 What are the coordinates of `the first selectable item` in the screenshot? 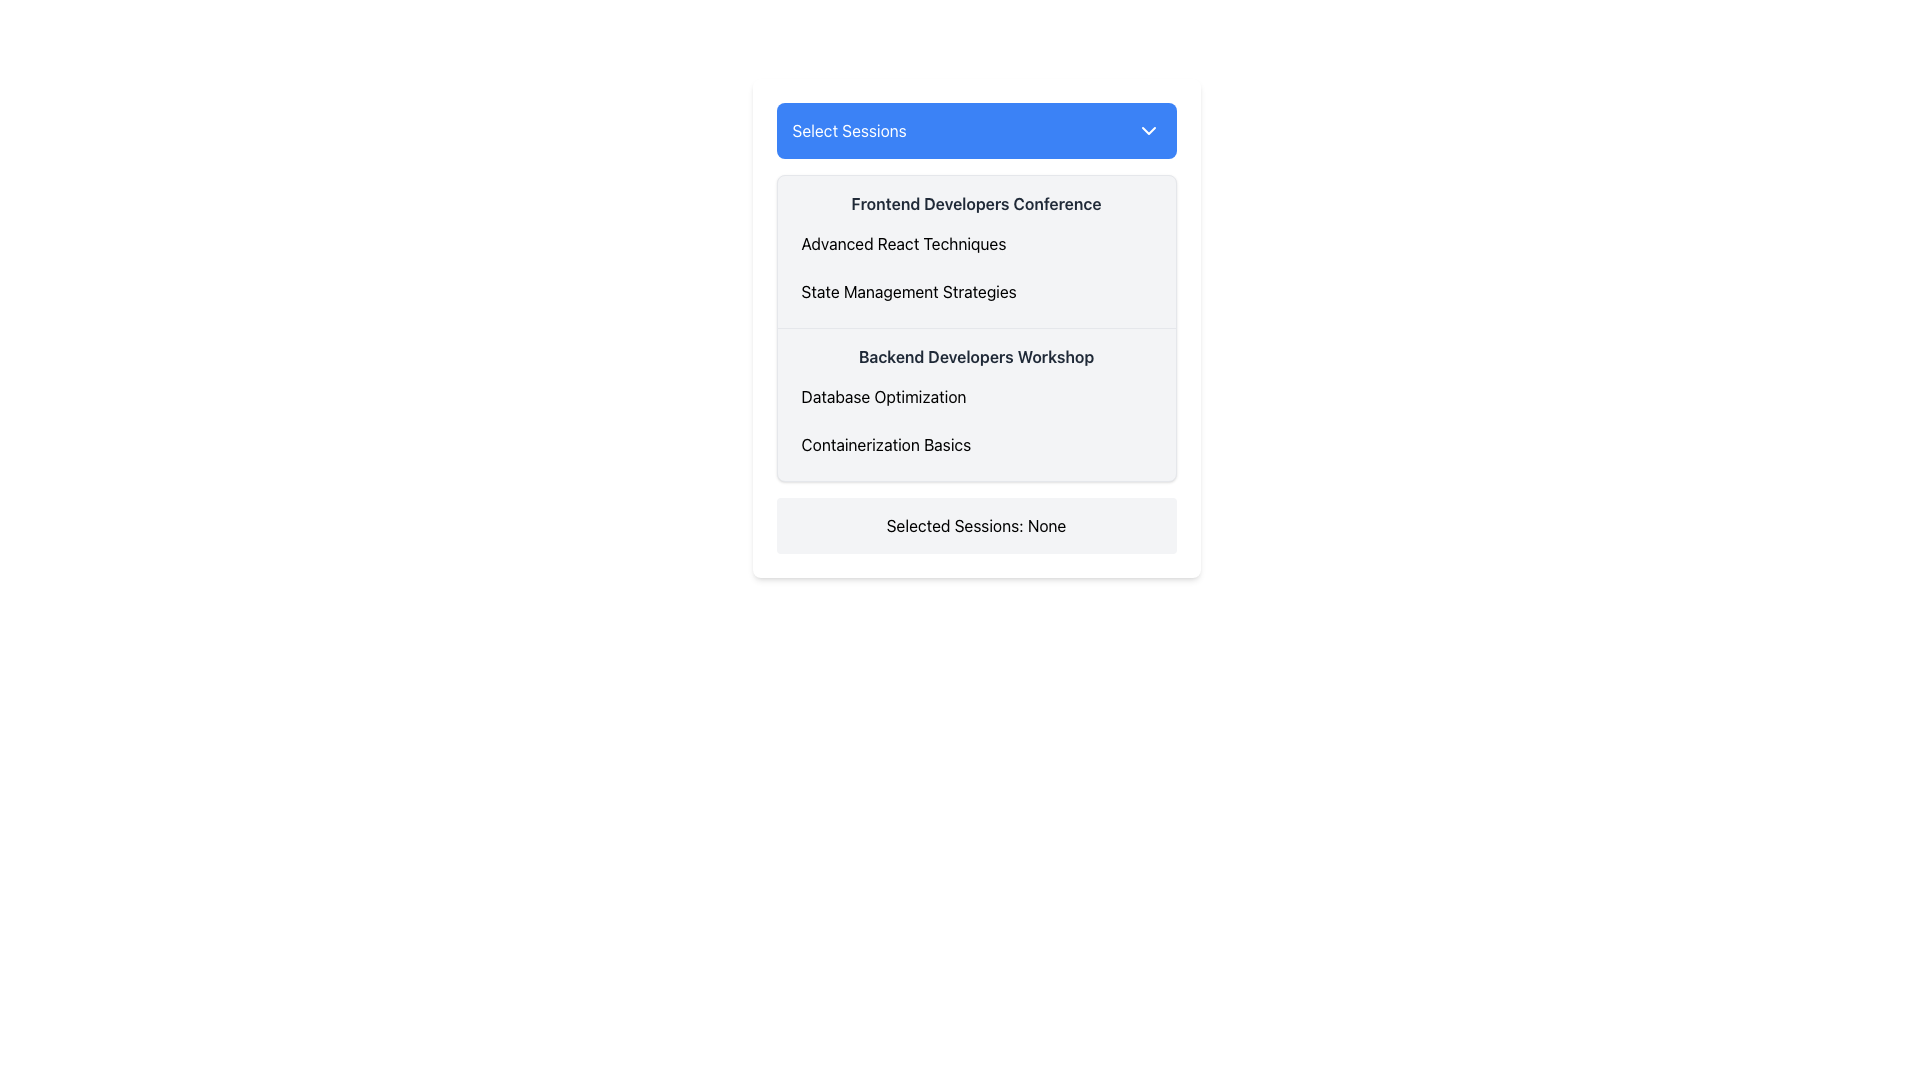 It's located at (976, 242).